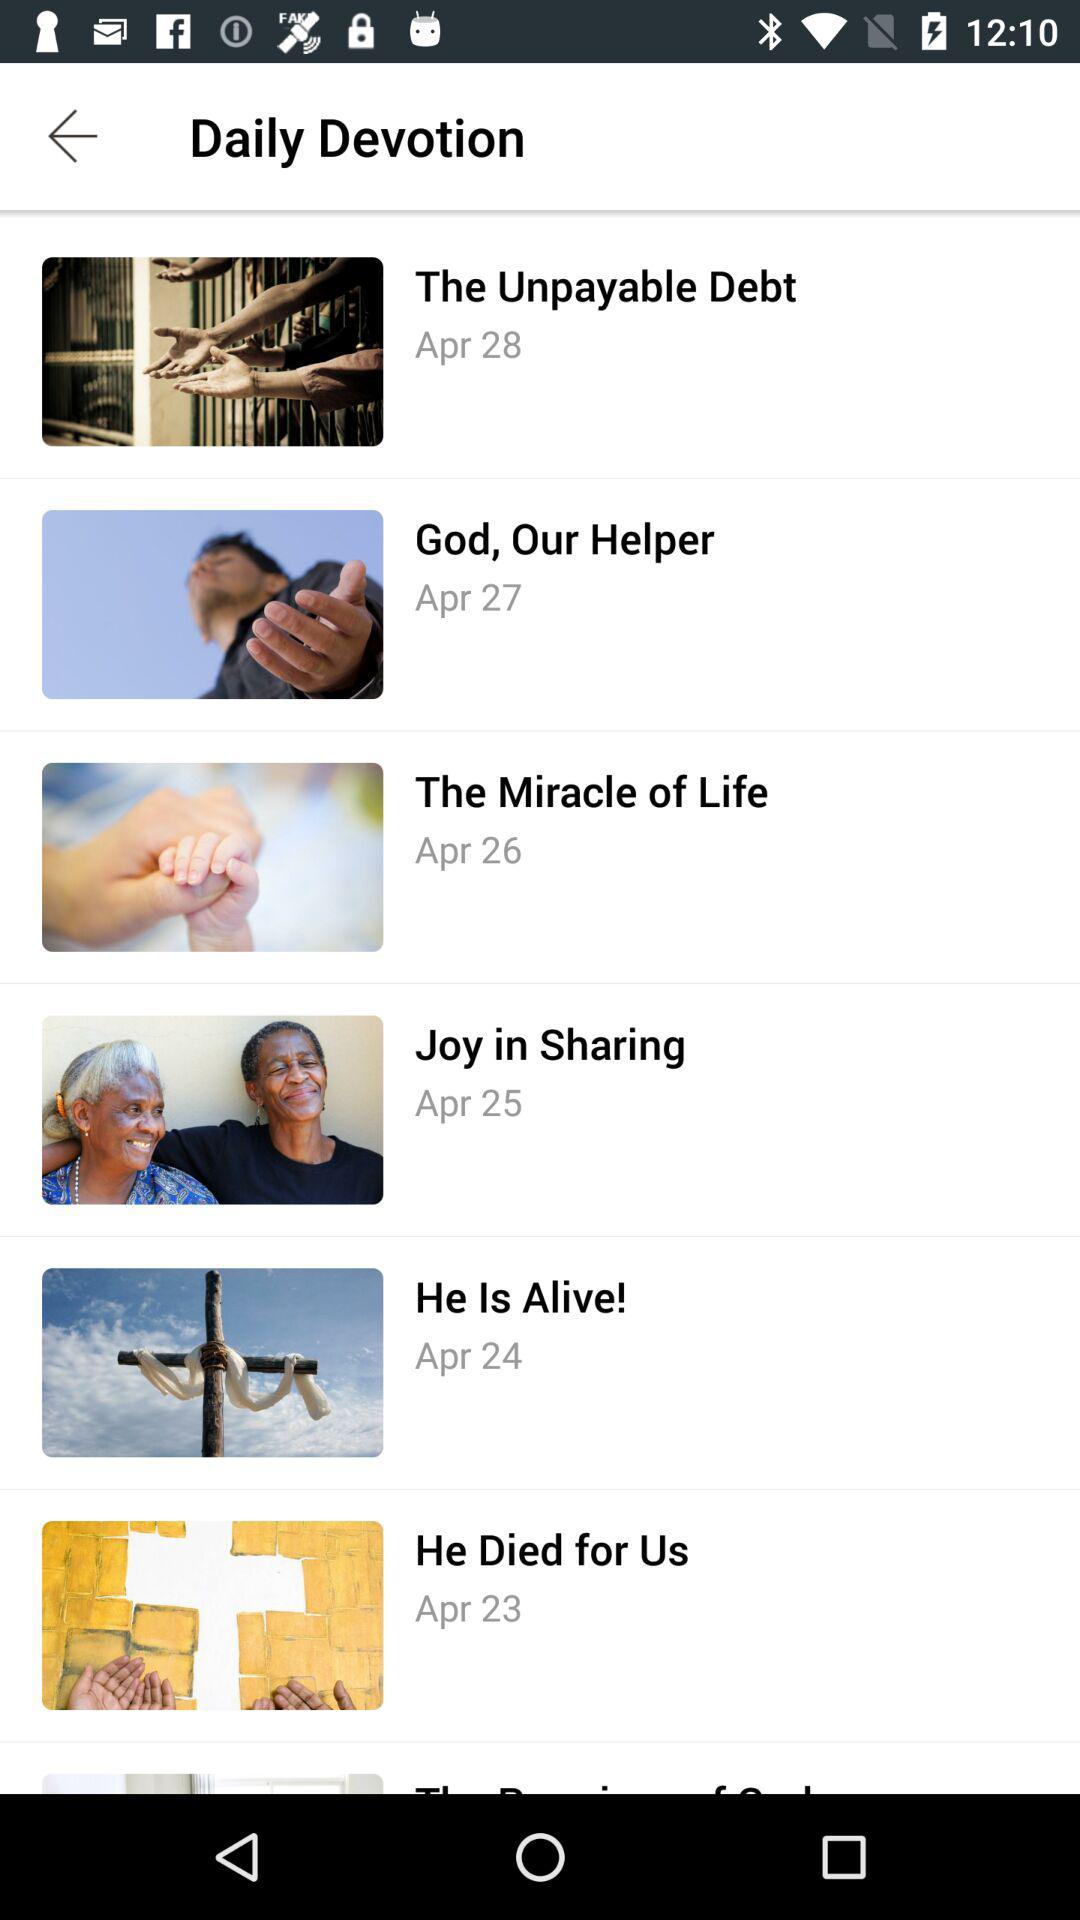  What do you see at coordinates (468, 849) in the screenshot?
I see `apr 26` at bounding box center [468, 849].